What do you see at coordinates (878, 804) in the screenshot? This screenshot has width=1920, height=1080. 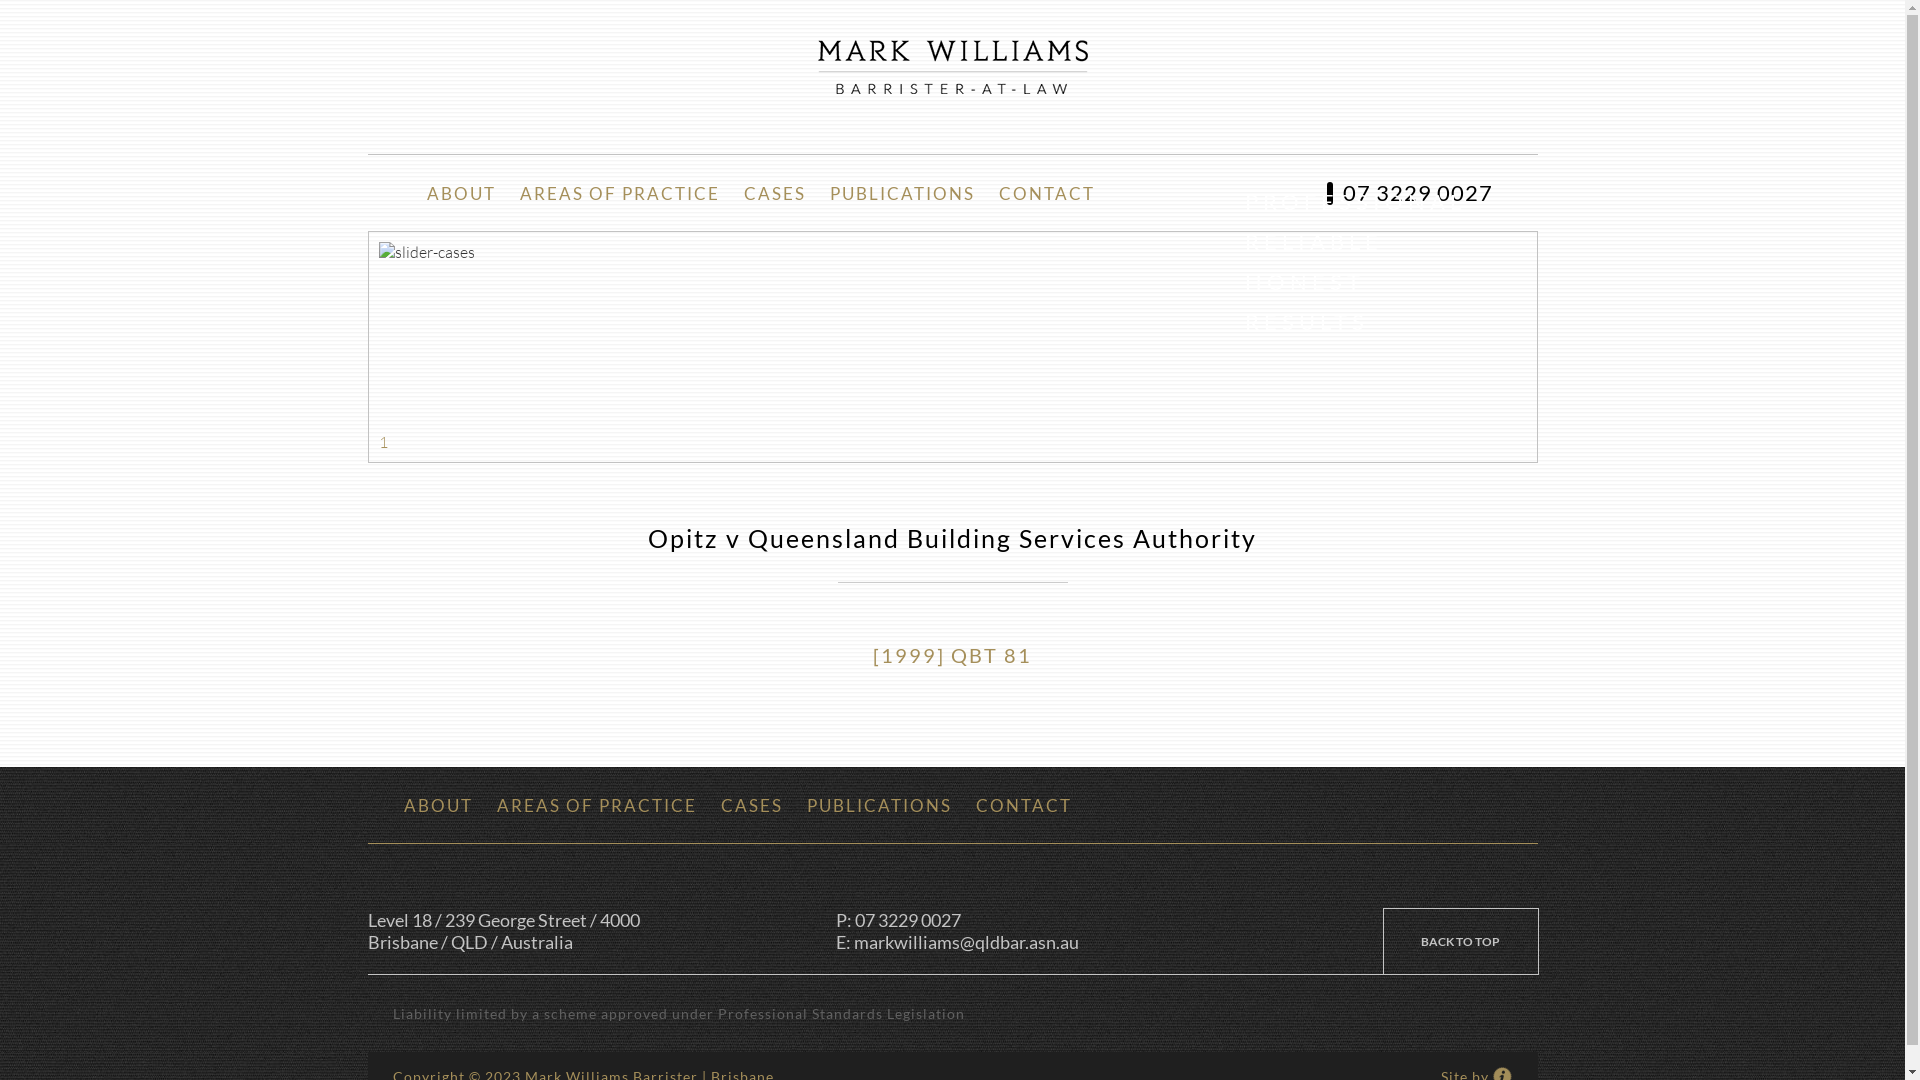 I see `'PUBLICATIONS'` at bounding box center [878, 804].